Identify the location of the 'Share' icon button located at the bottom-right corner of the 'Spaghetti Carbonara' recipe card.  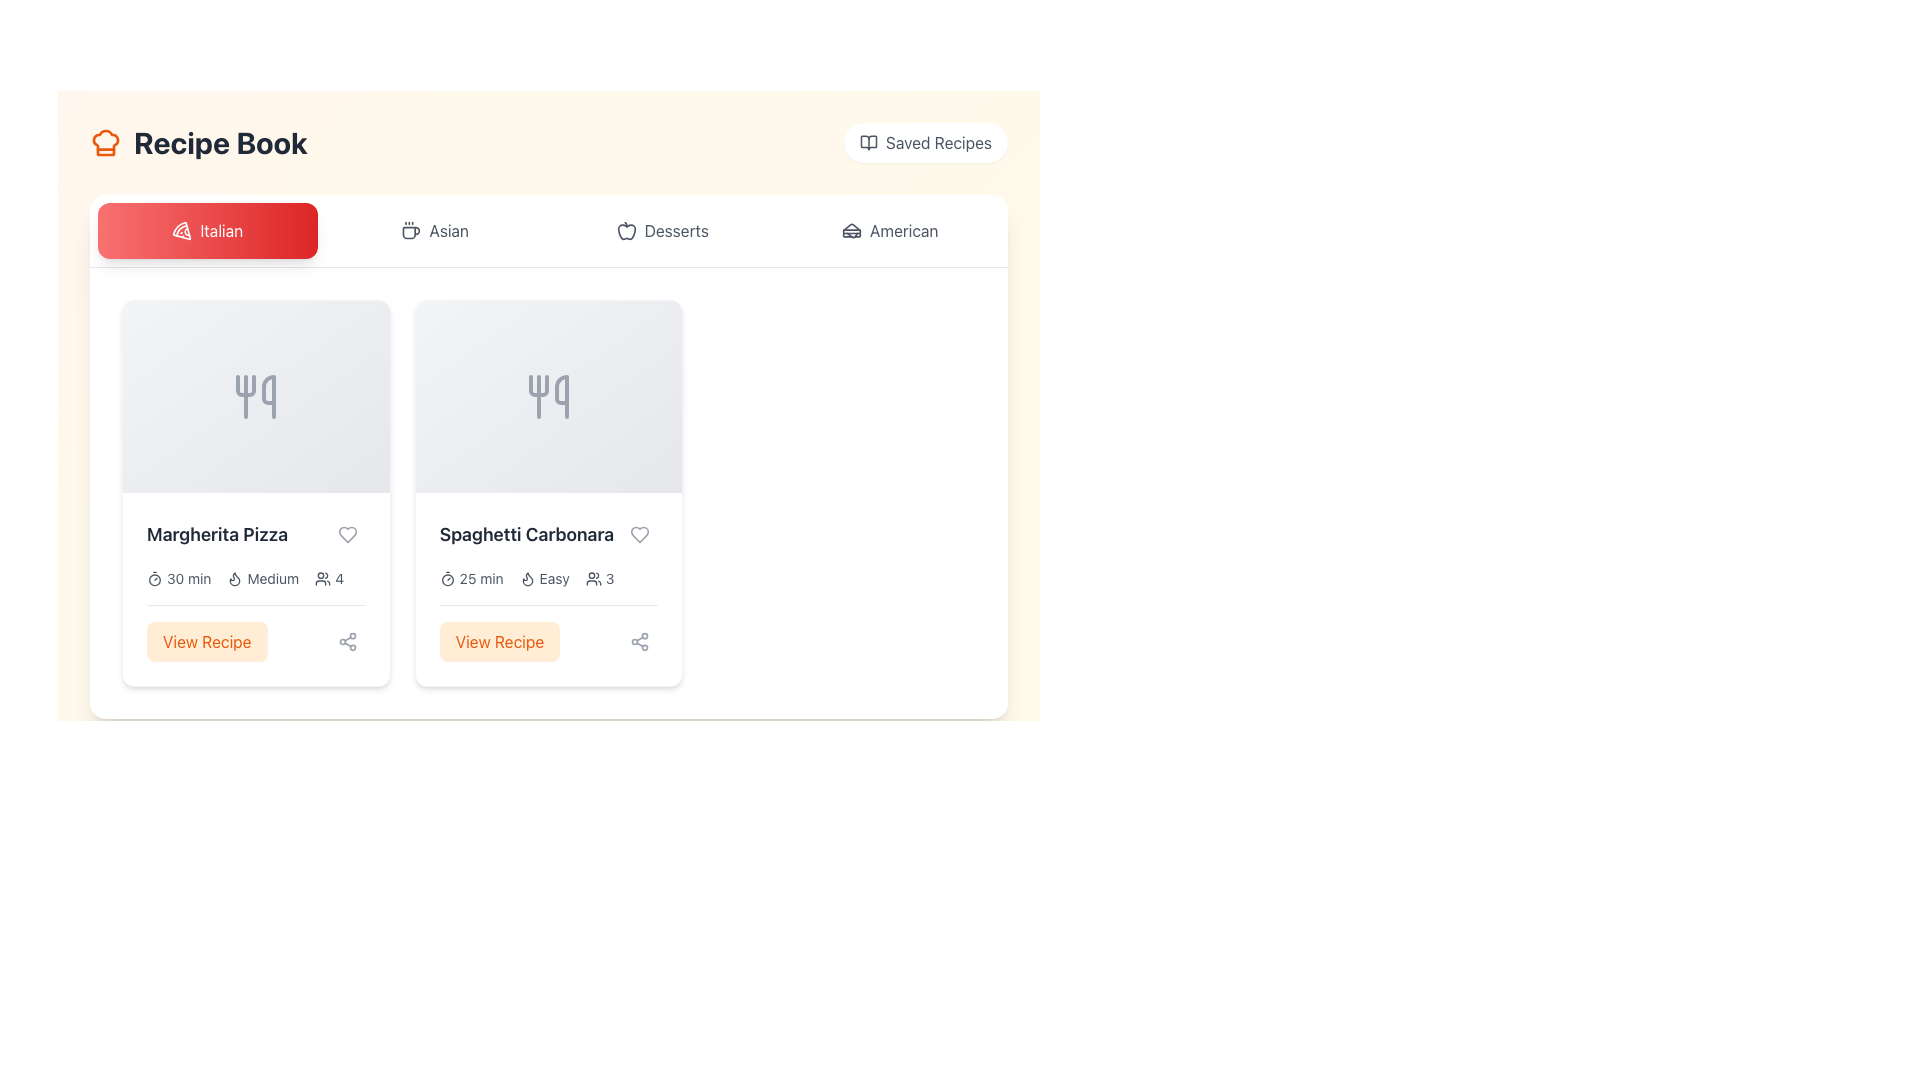
(640, 641).